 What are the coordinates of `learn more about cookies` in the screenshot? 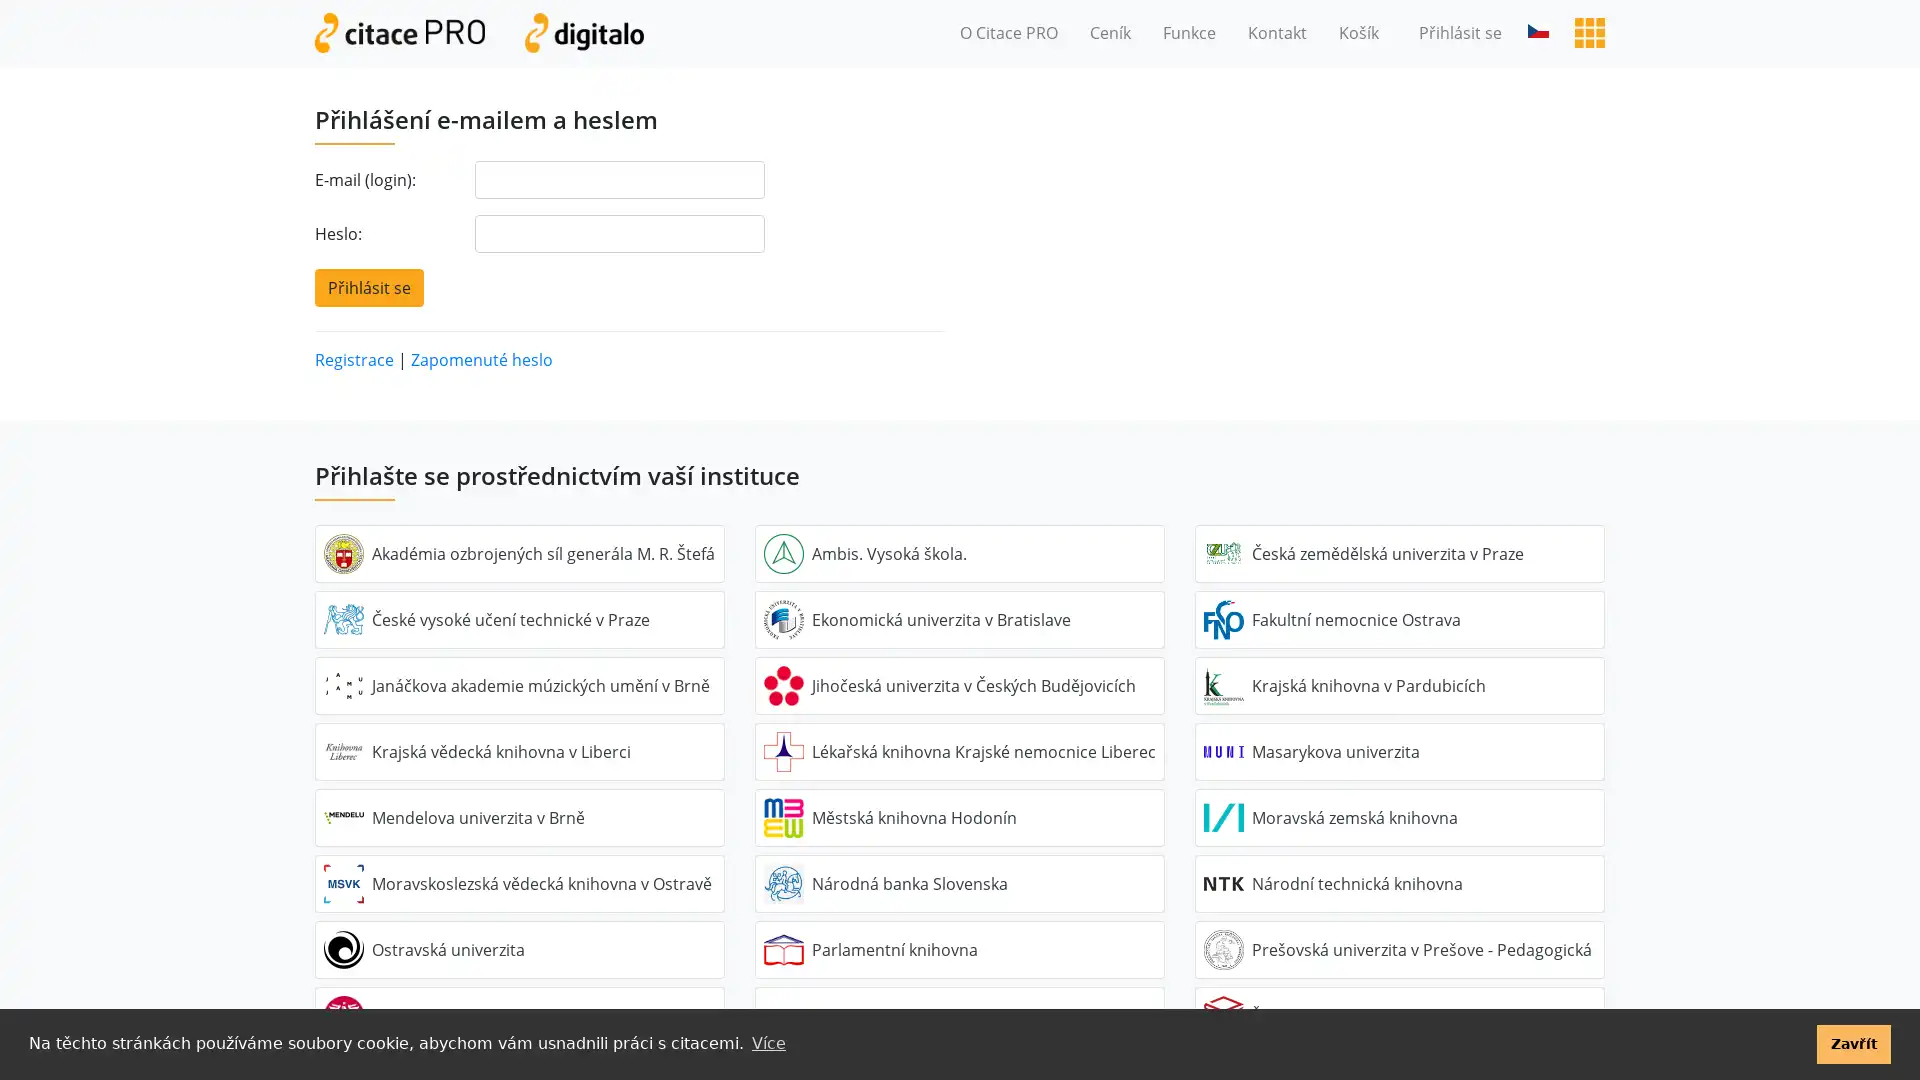 It's located at (767, 1043).